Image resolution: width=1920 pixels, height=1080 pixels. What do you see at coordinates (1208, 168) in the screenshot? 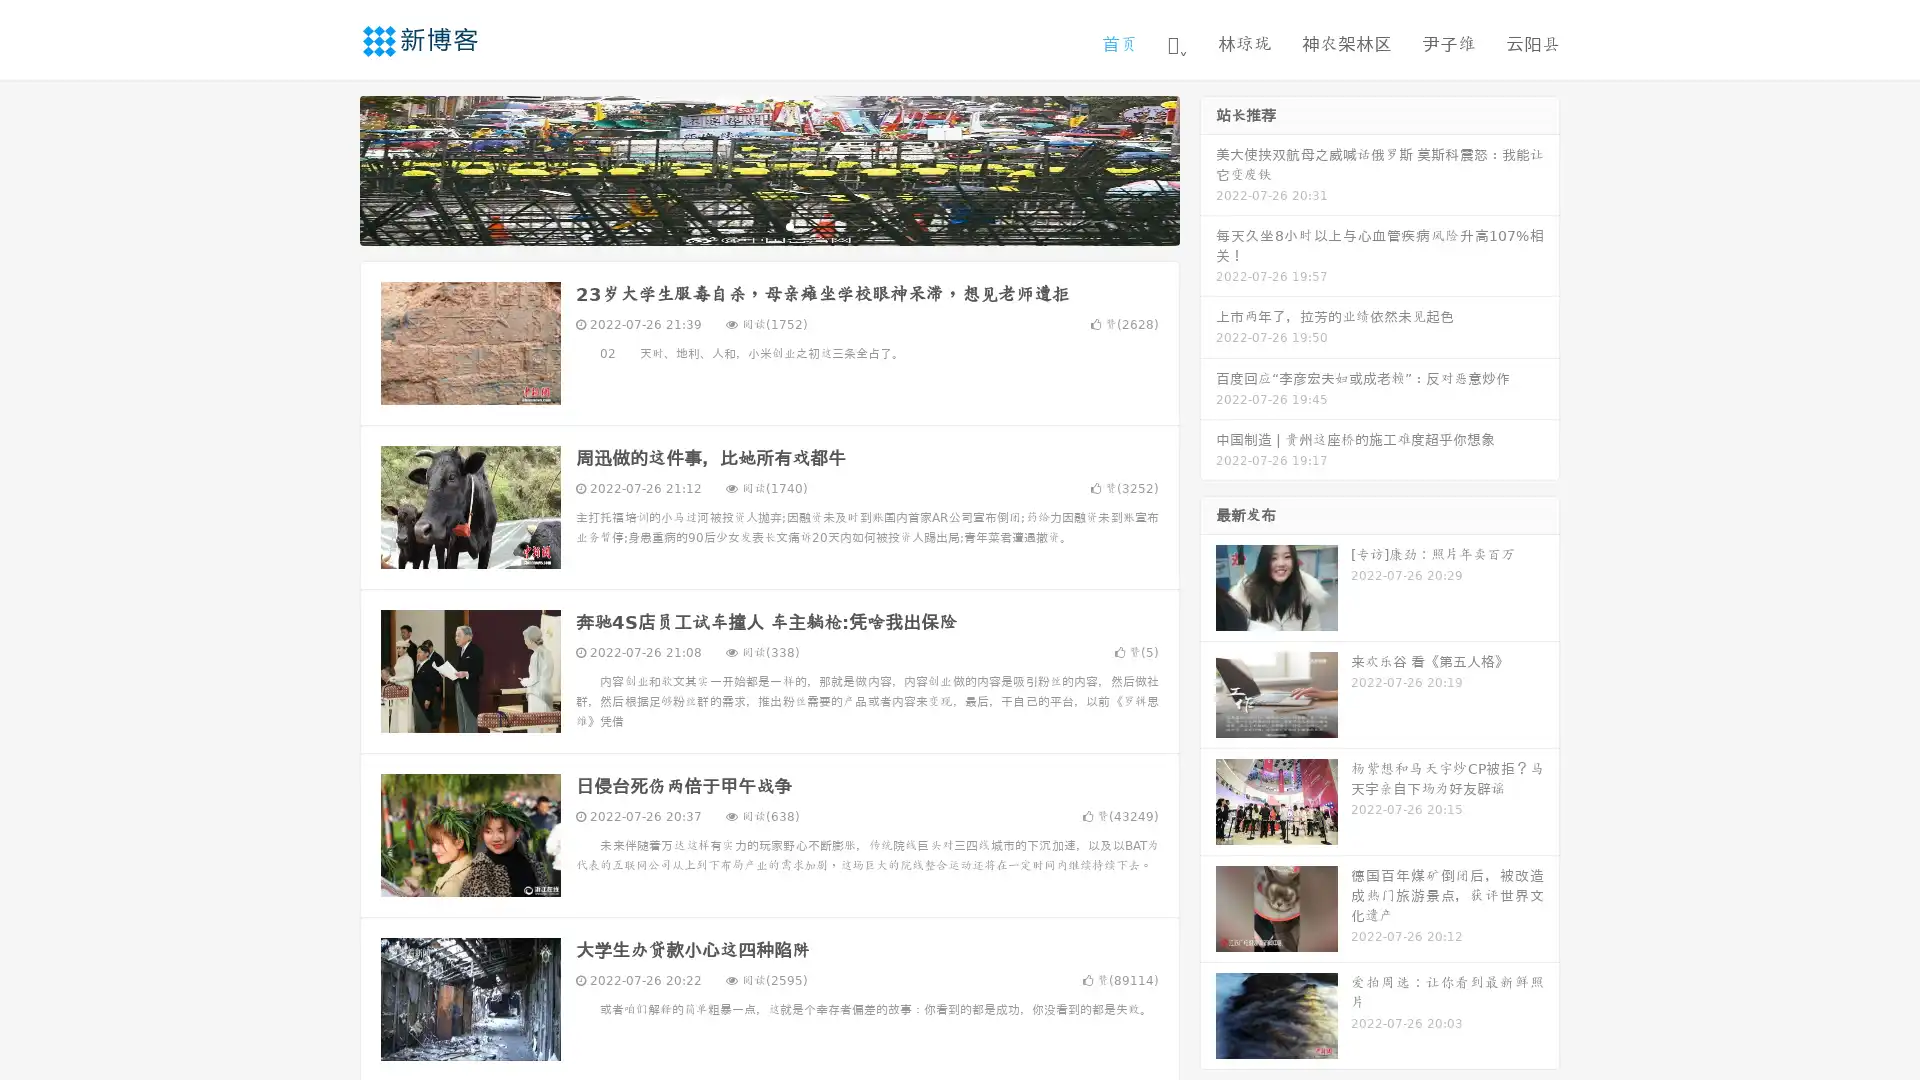
I see `Next slide` at bounding box center [1208, 168].